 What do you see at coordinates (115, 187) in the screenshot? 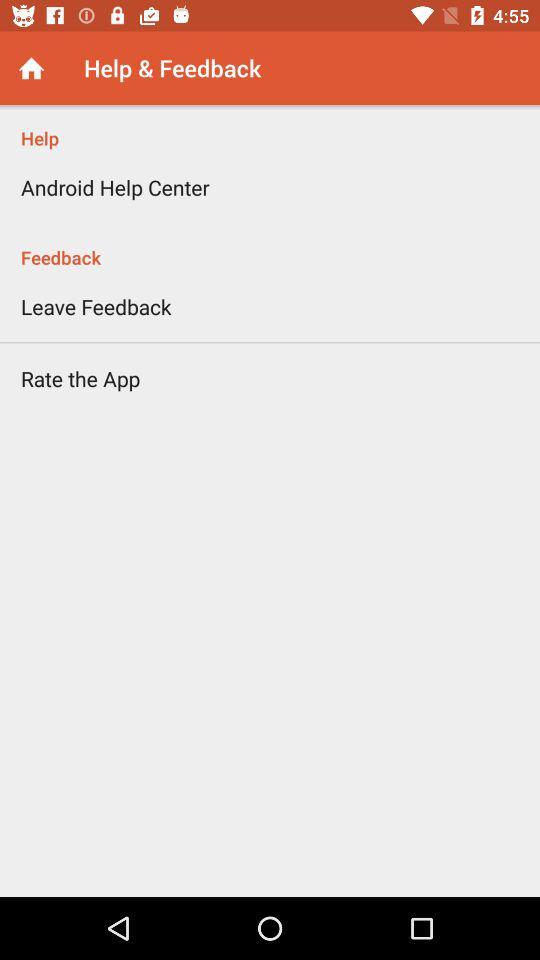
I see `item above the feedback icon` at bounding box center [115, 187].